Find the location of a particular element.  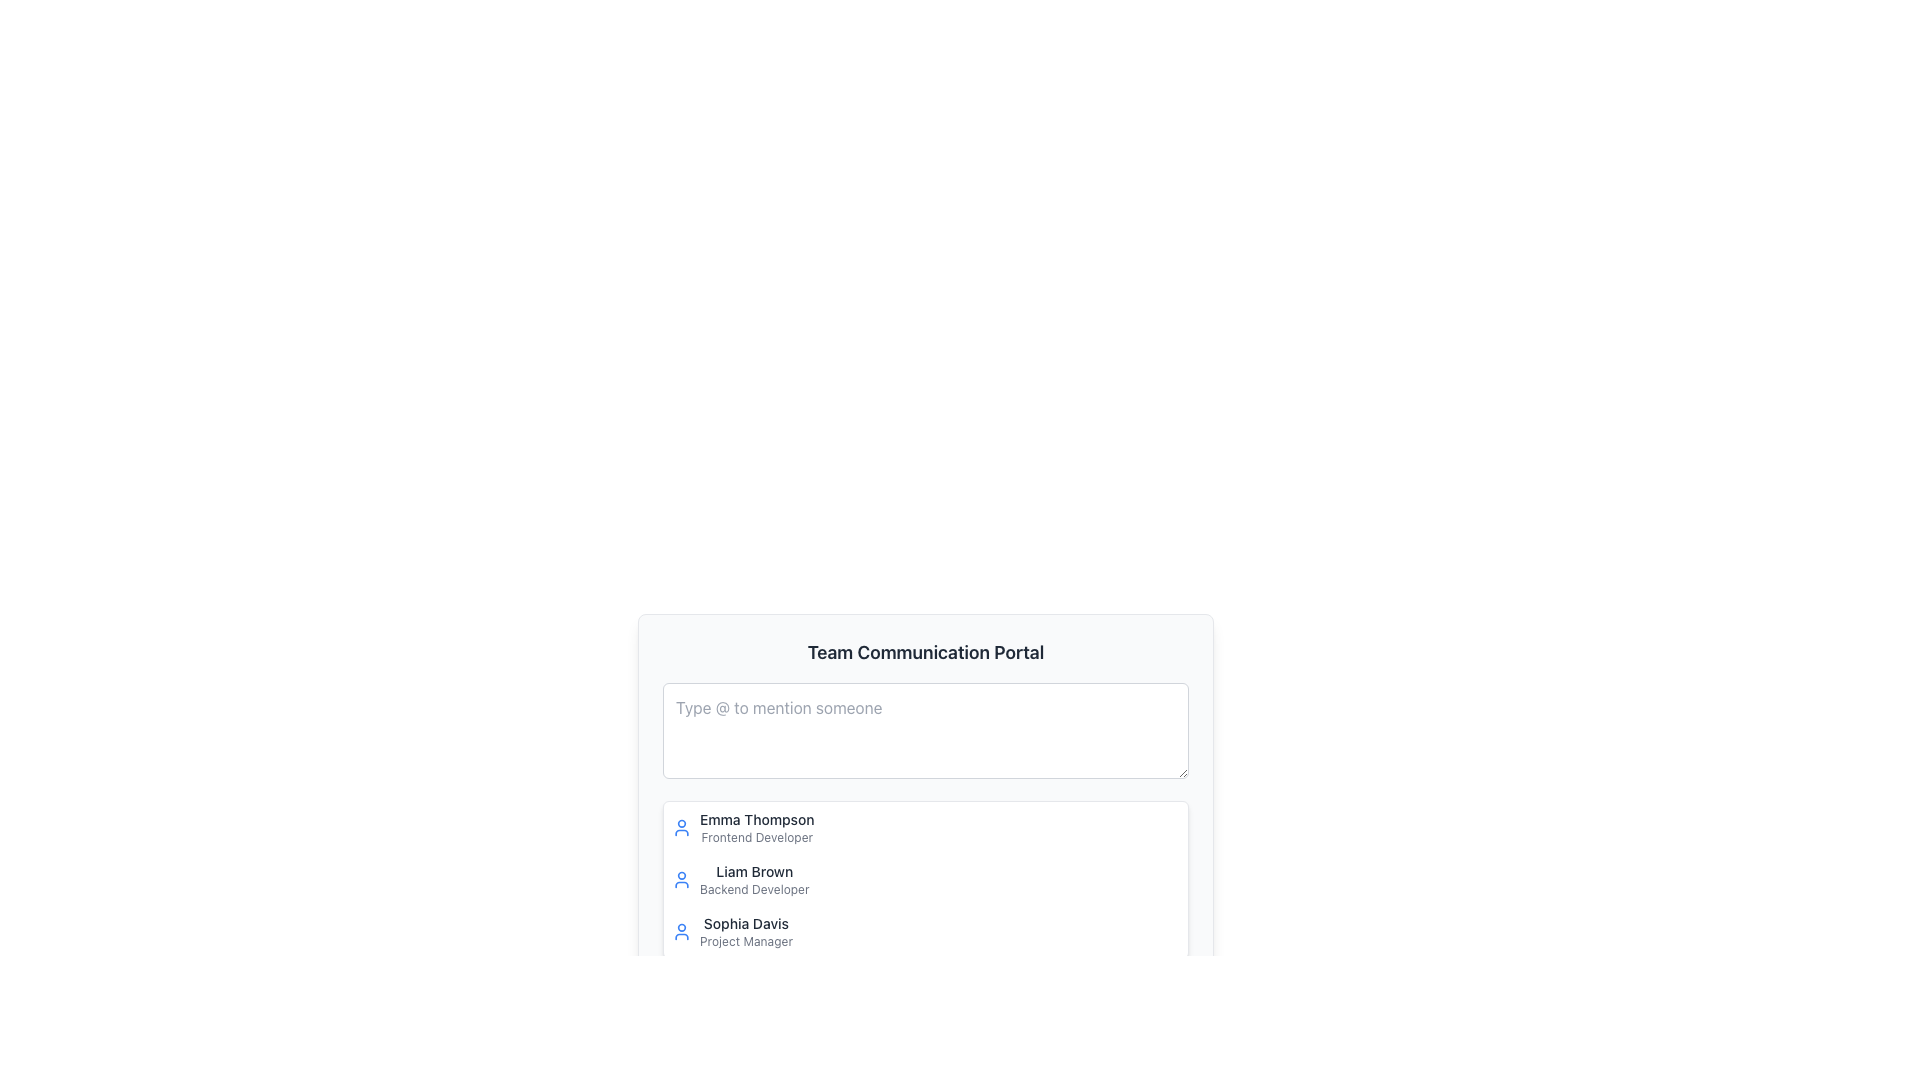

the label displaying the text 'Liam Brown' which is styled in gray and positioned above 'Sophia Davis' and below 'Emma Thompson' in the team members list is located at coordinates (753, 870).